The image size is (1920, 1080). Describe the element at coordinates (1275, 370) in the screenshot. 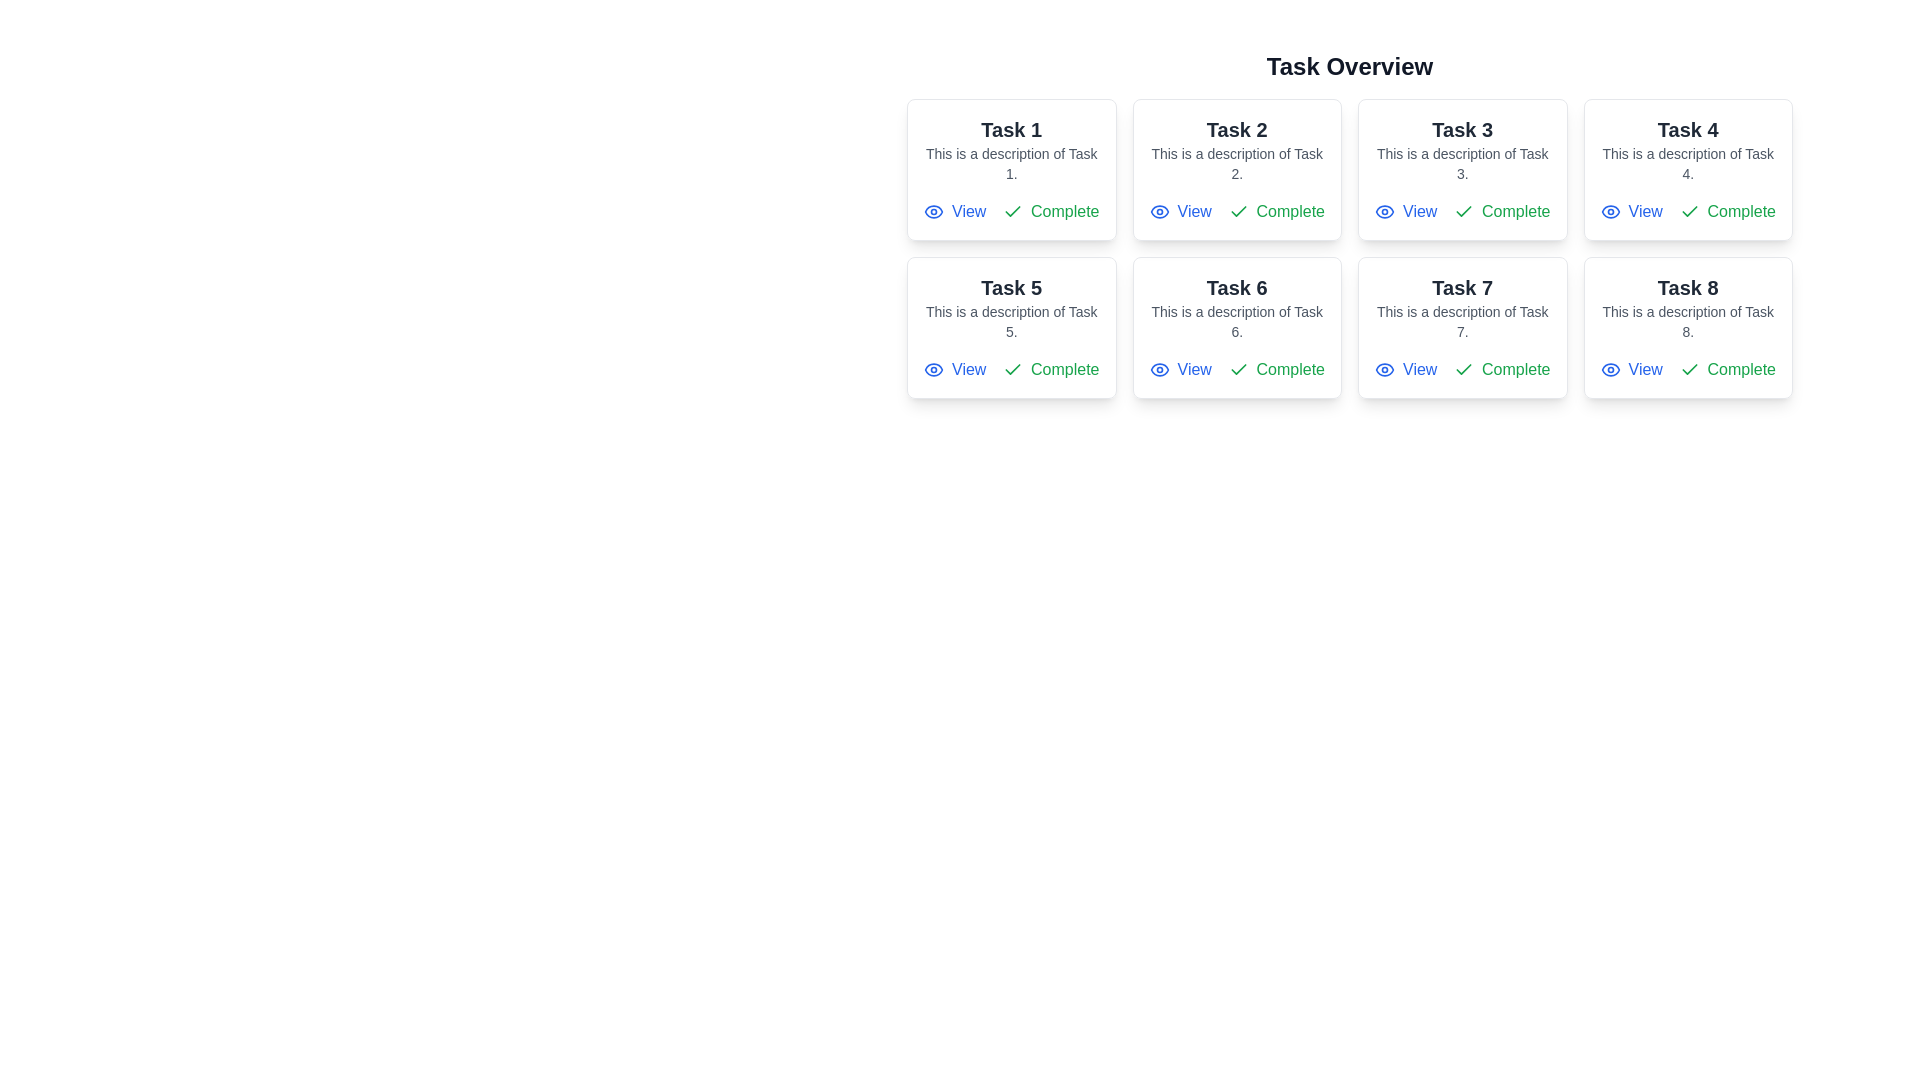

I see `the interactive label displaying 'Complete' with a checkmark icon to change the text color to a darker shade` at that location.